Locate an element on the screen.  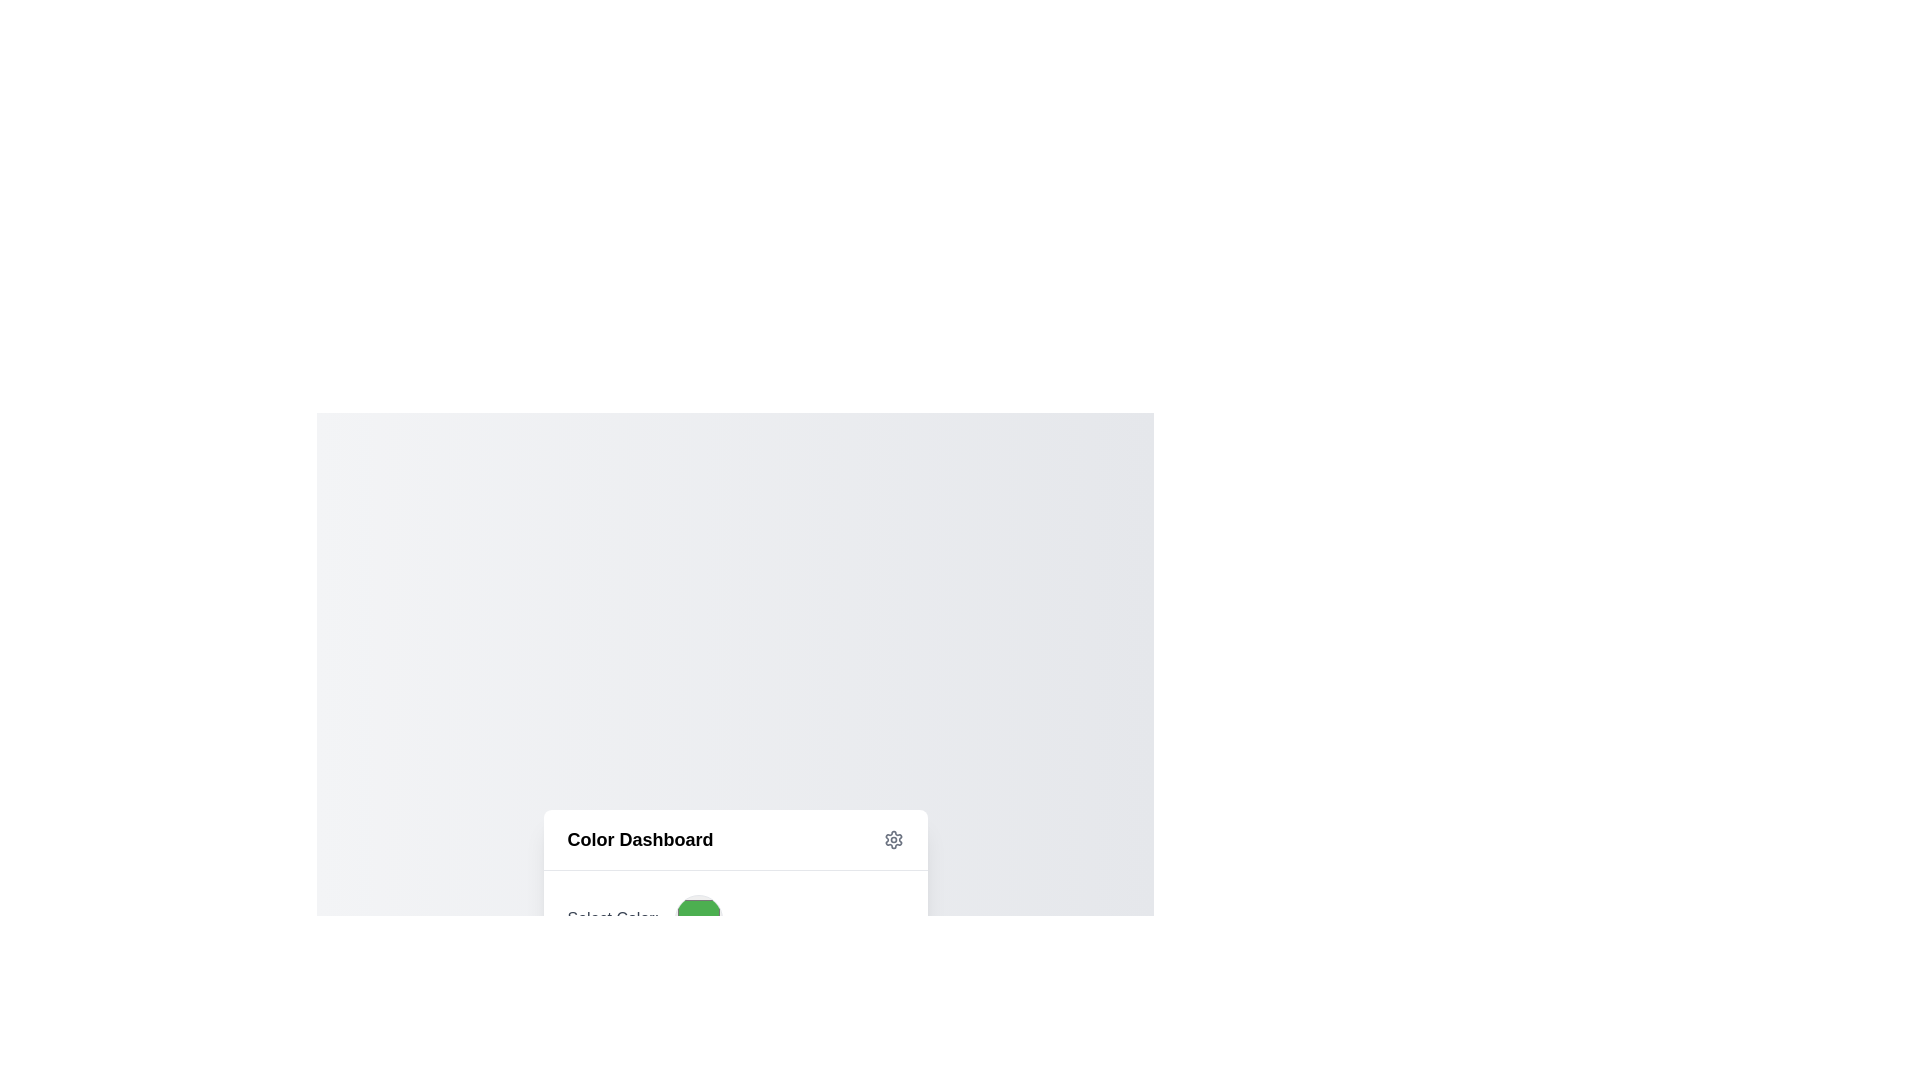
the settings icon located at the top-right corner of the 'Color Dashboard' card is located at coordinates (892, 840).